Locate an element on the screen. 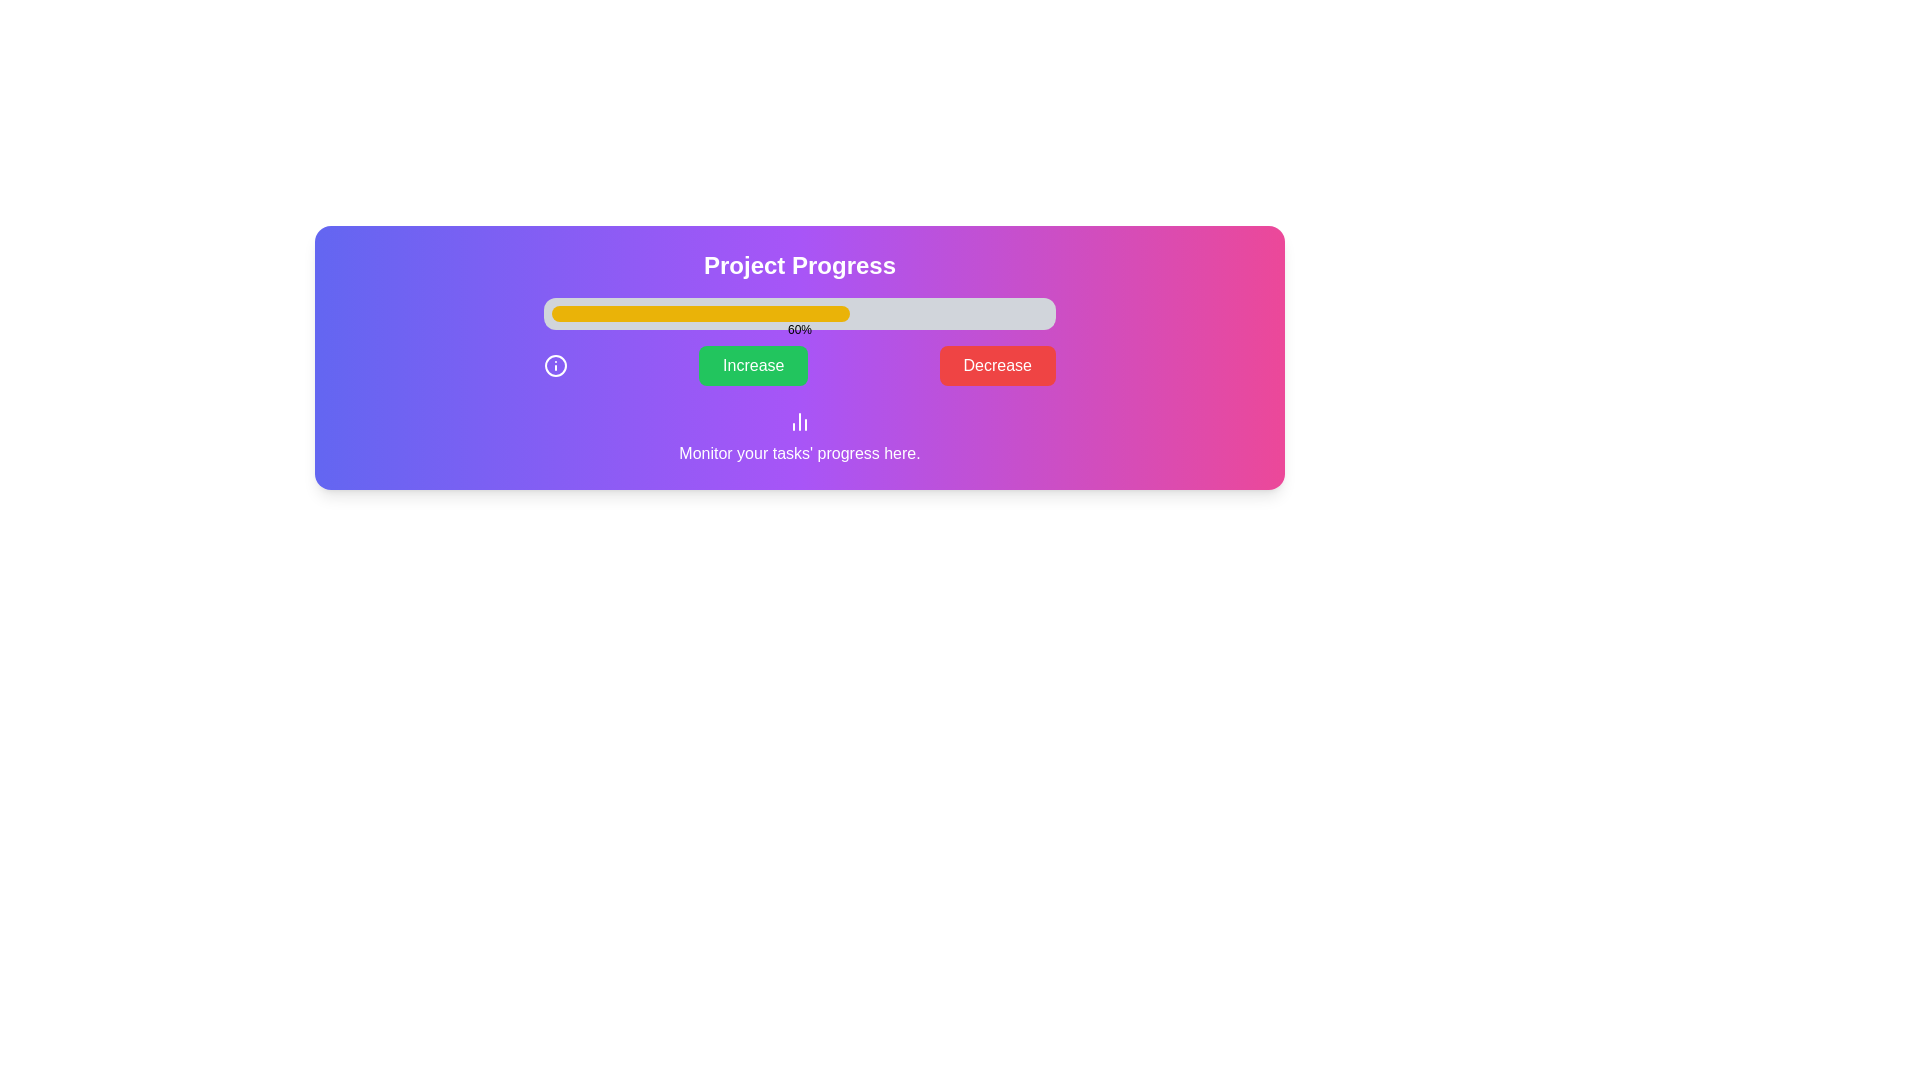  the text label that provides context for monitoring task progress, located at the bottom-center of the 'Project Progress' section, below the progress bar and the 'Increase' and 'Decrease' buttons is located at coordinates (800, 437).